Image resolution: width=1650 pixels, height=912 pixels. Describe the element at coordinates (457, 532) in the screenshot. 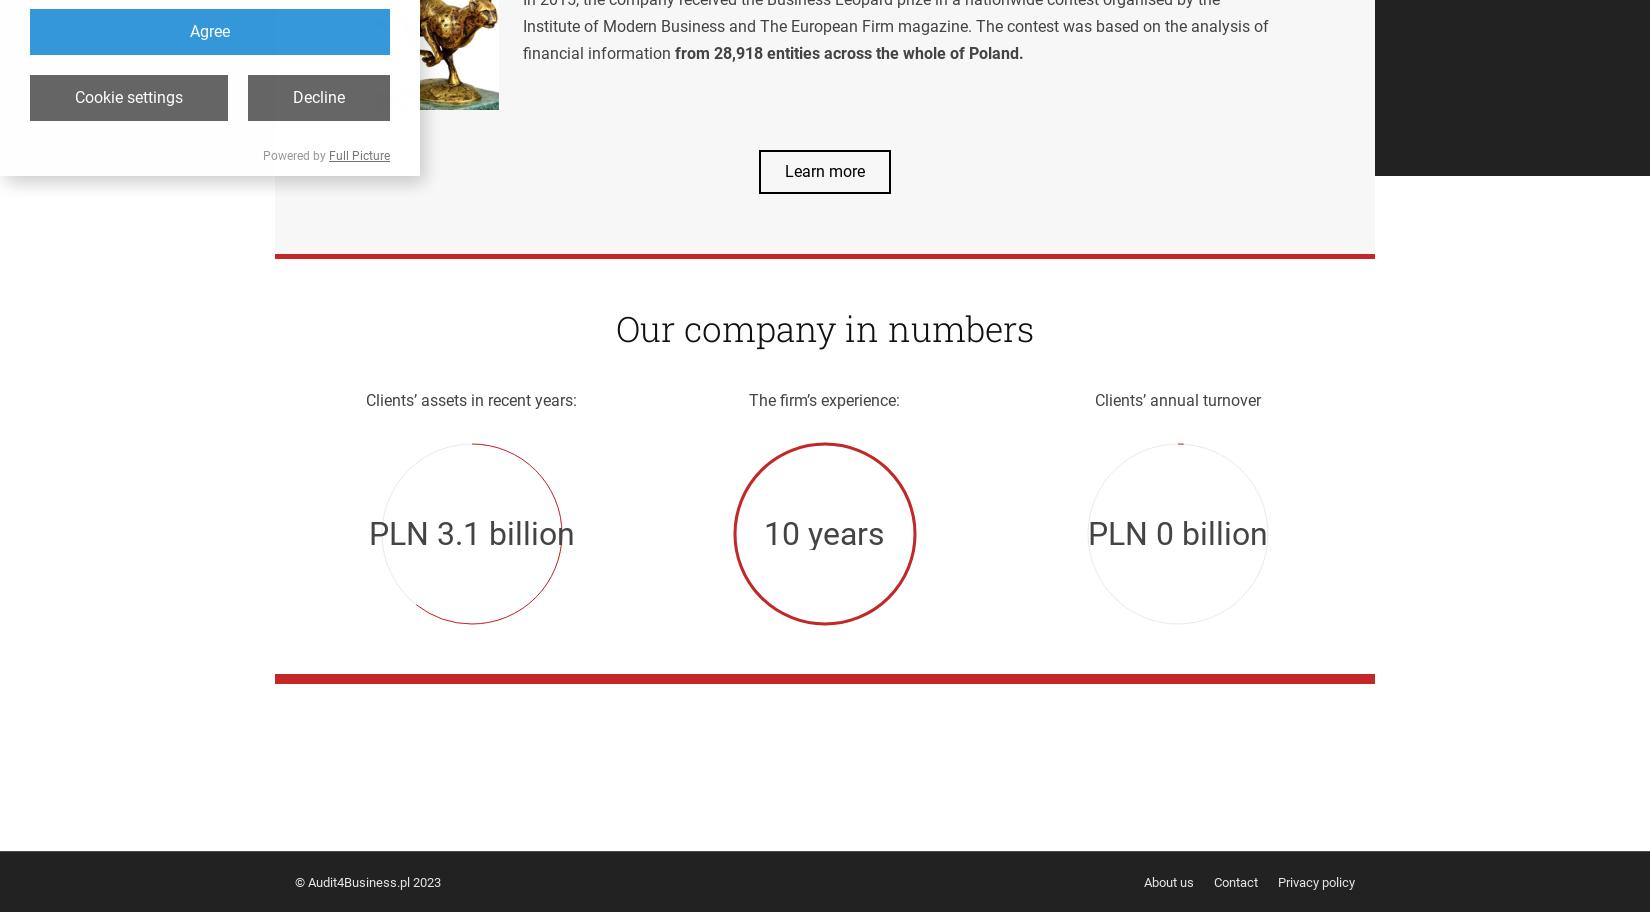

I see `'5.1'` at that location.